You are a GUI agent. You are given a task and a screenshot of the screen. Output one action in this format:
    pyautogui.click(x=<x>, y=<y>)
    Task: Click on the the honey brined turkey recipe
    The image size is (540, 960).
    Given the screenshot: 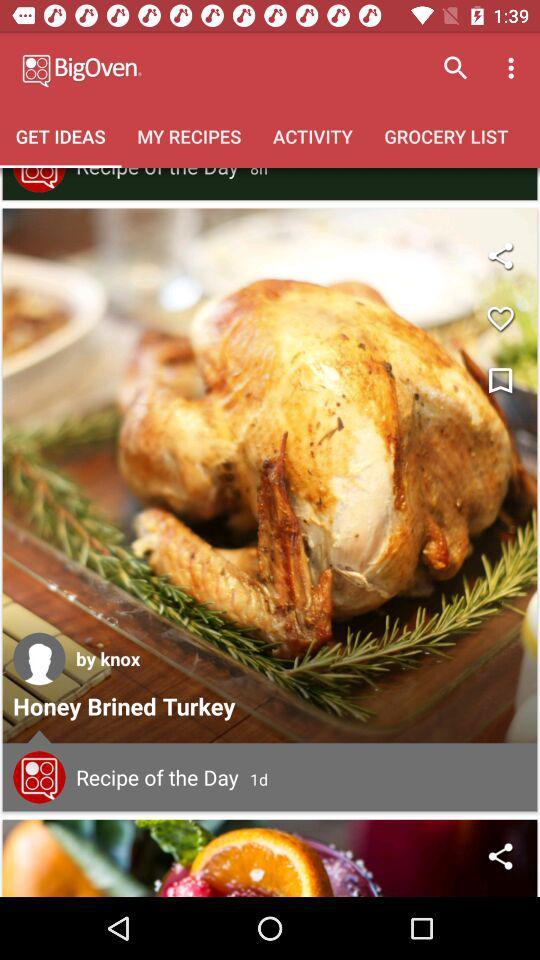 What is the action you would take?
    pyautogui.click(x=270, y=475)
    